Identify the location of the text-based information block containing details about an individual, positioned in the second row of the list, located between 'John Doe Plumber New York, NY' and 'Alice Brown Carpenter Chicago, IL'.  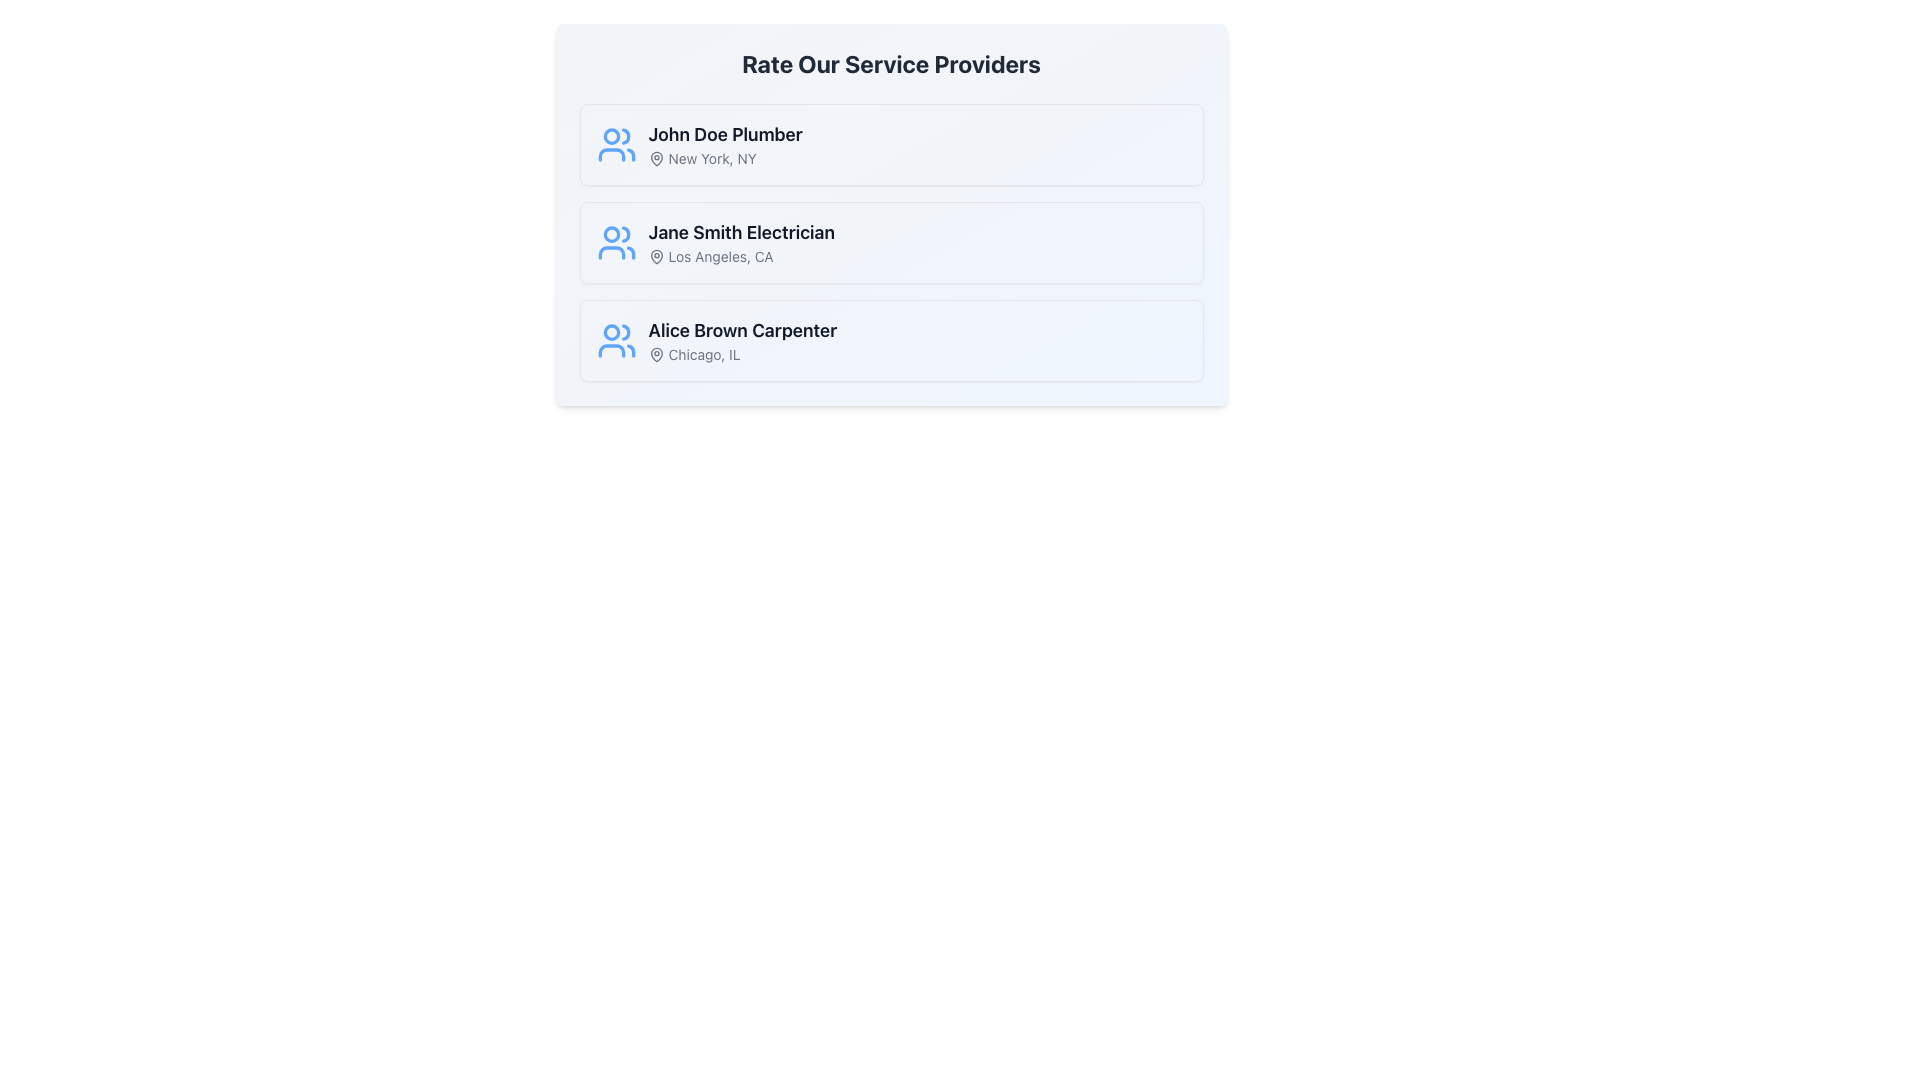
(740, 242).